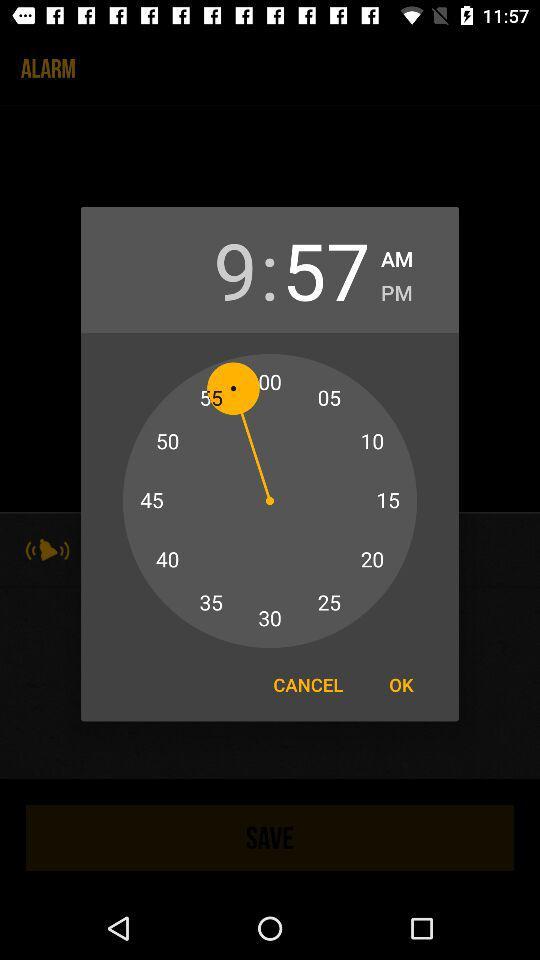 The height and width of the screenshot is (960, 540). What do you see at coordinates (326, 268) in the screenshot?
I see `item next to the am item` at bounding box center [326, 268].